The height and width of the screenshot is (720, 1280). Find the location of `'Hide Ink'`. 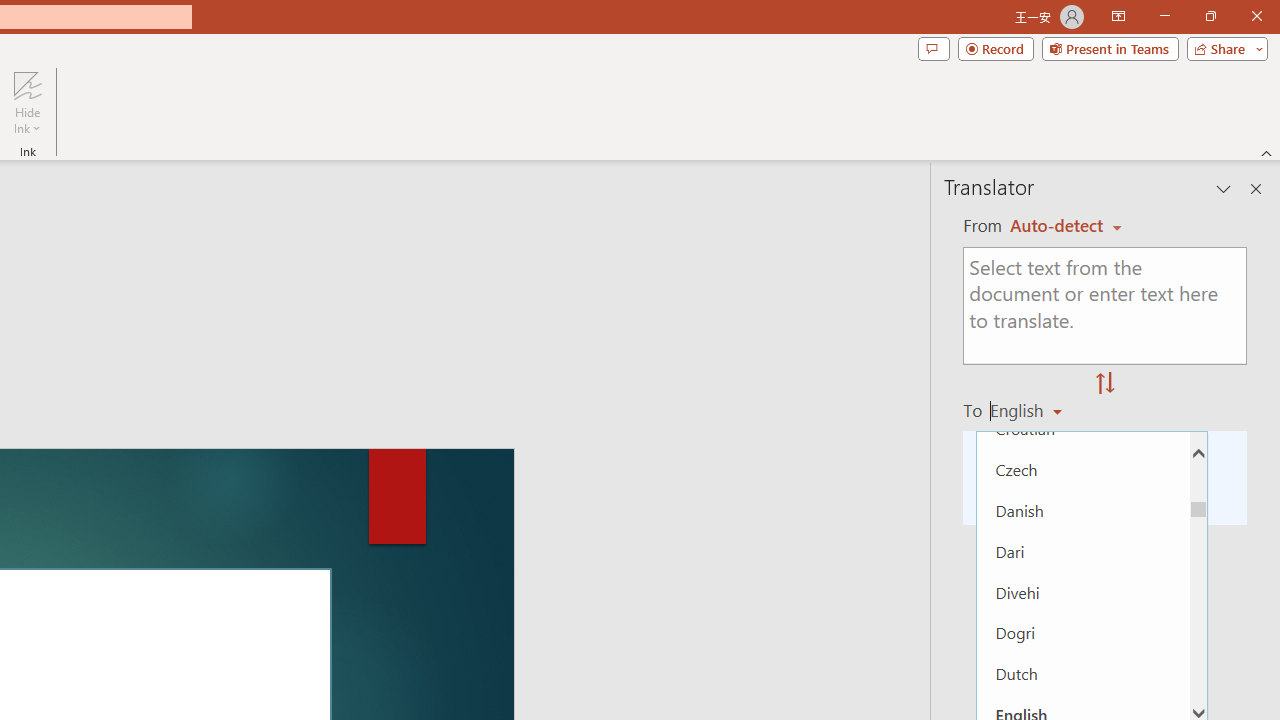

'Hide Ink' is located at coordinates (27, 103).